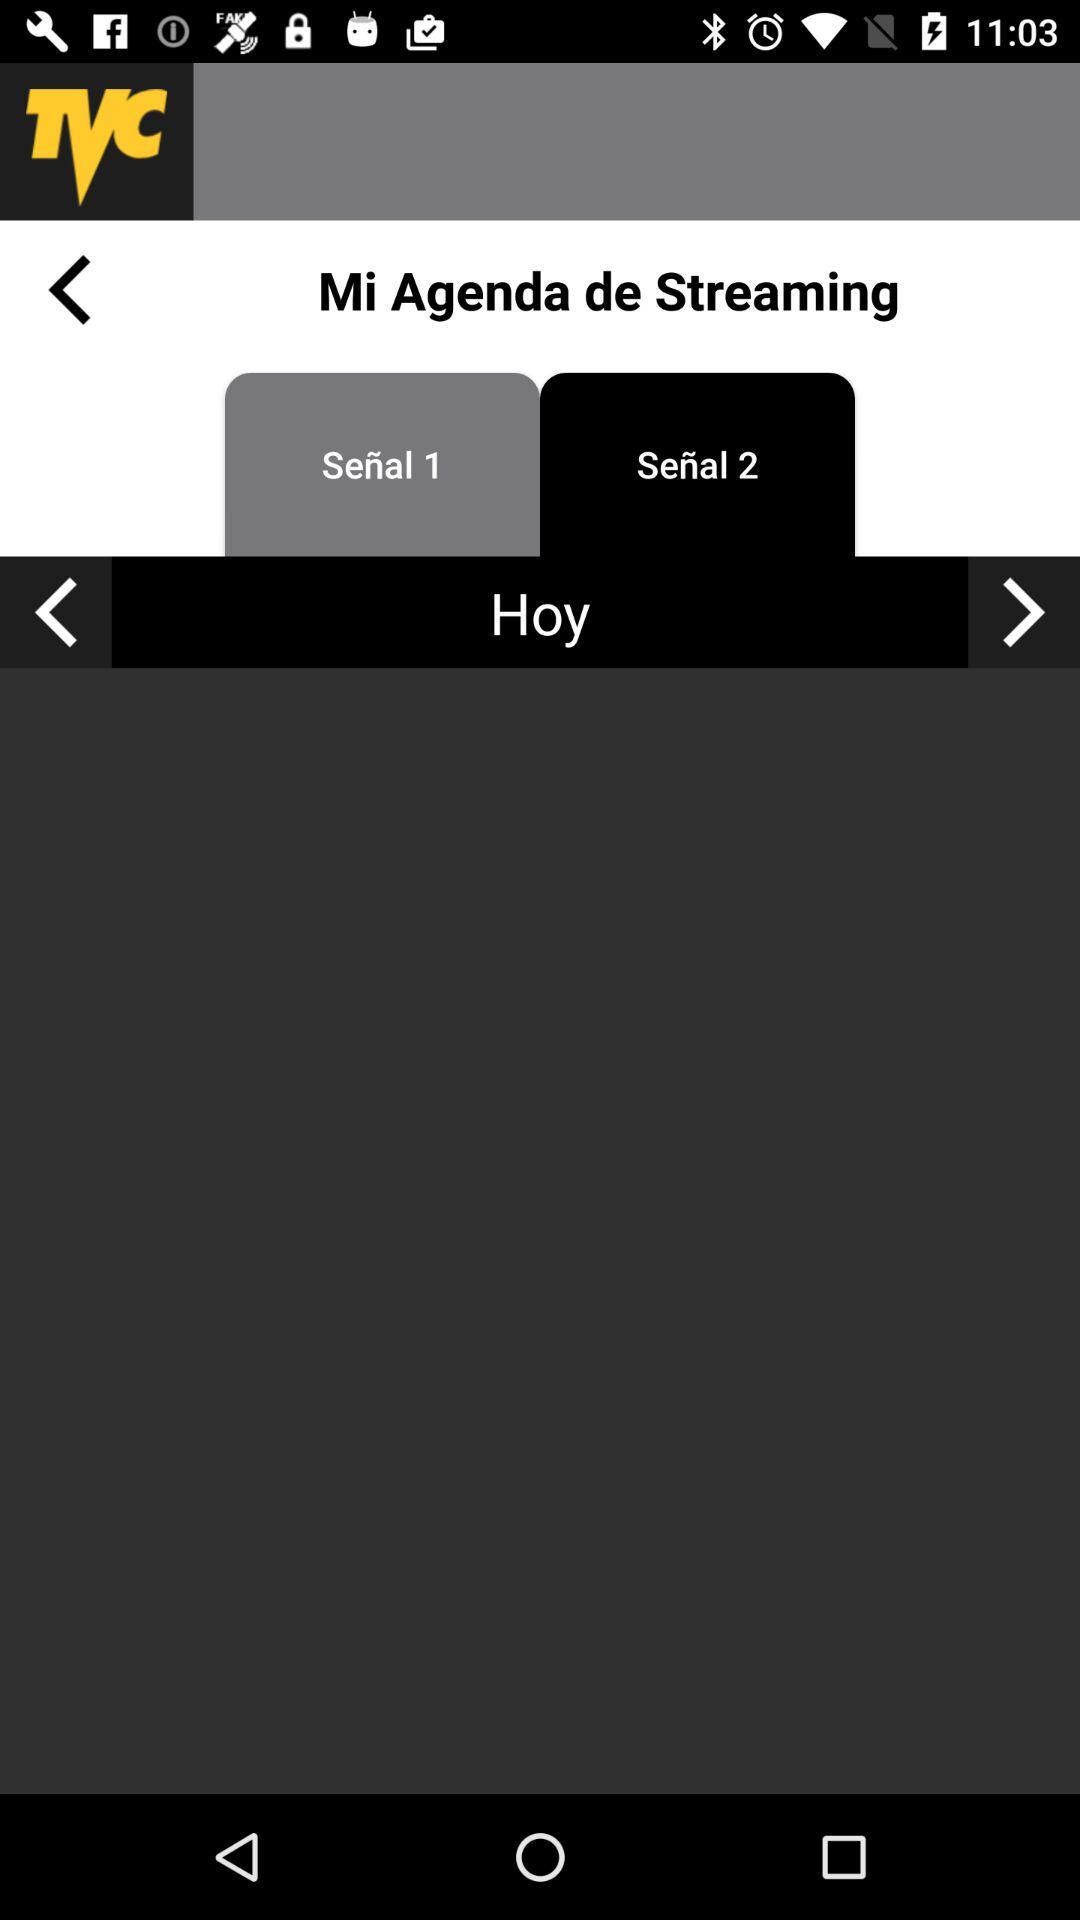  Describe the element at coordinates (68, 288) in the screenshot. I see `item to the left of mi agenda de app` at that location.